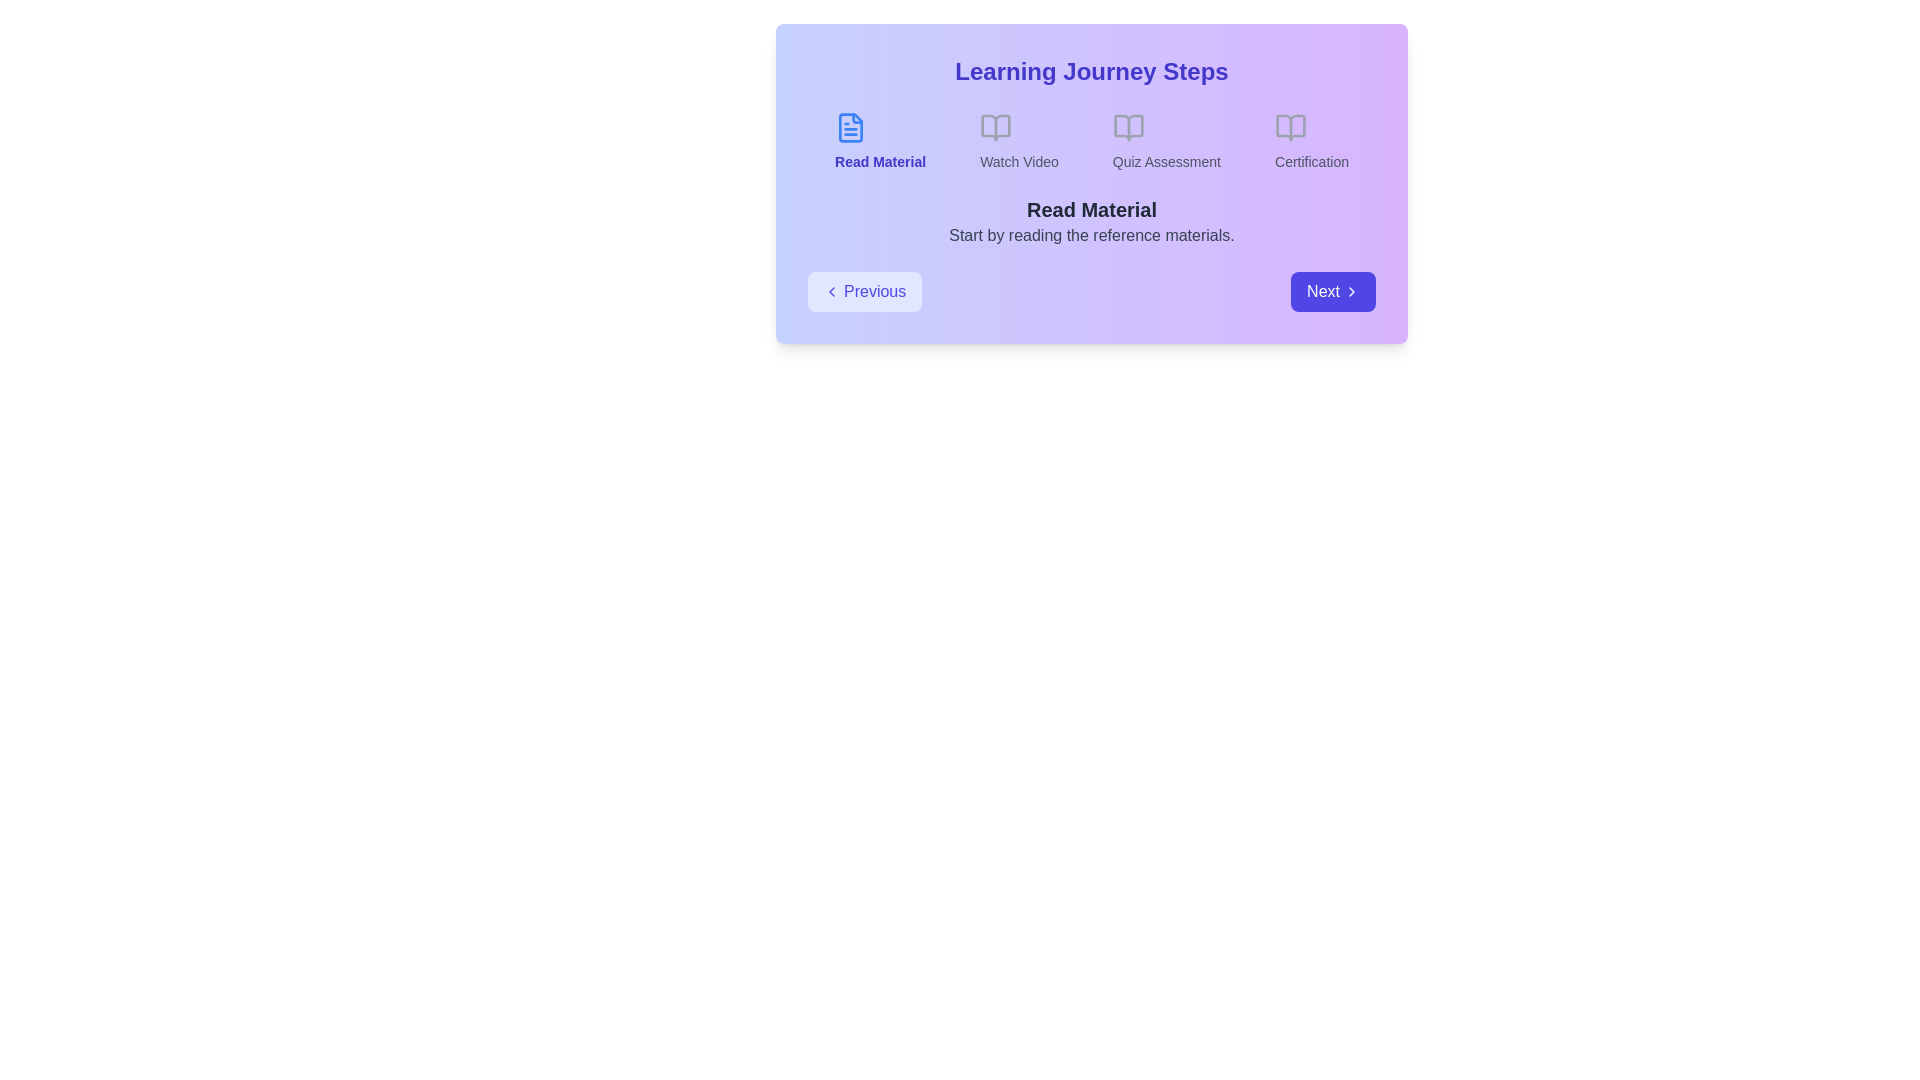  I want to click on text block element that contains the prominent 'Read Material' and the contextual information 'Start by reading the reference materials.', so click(1090, 222).